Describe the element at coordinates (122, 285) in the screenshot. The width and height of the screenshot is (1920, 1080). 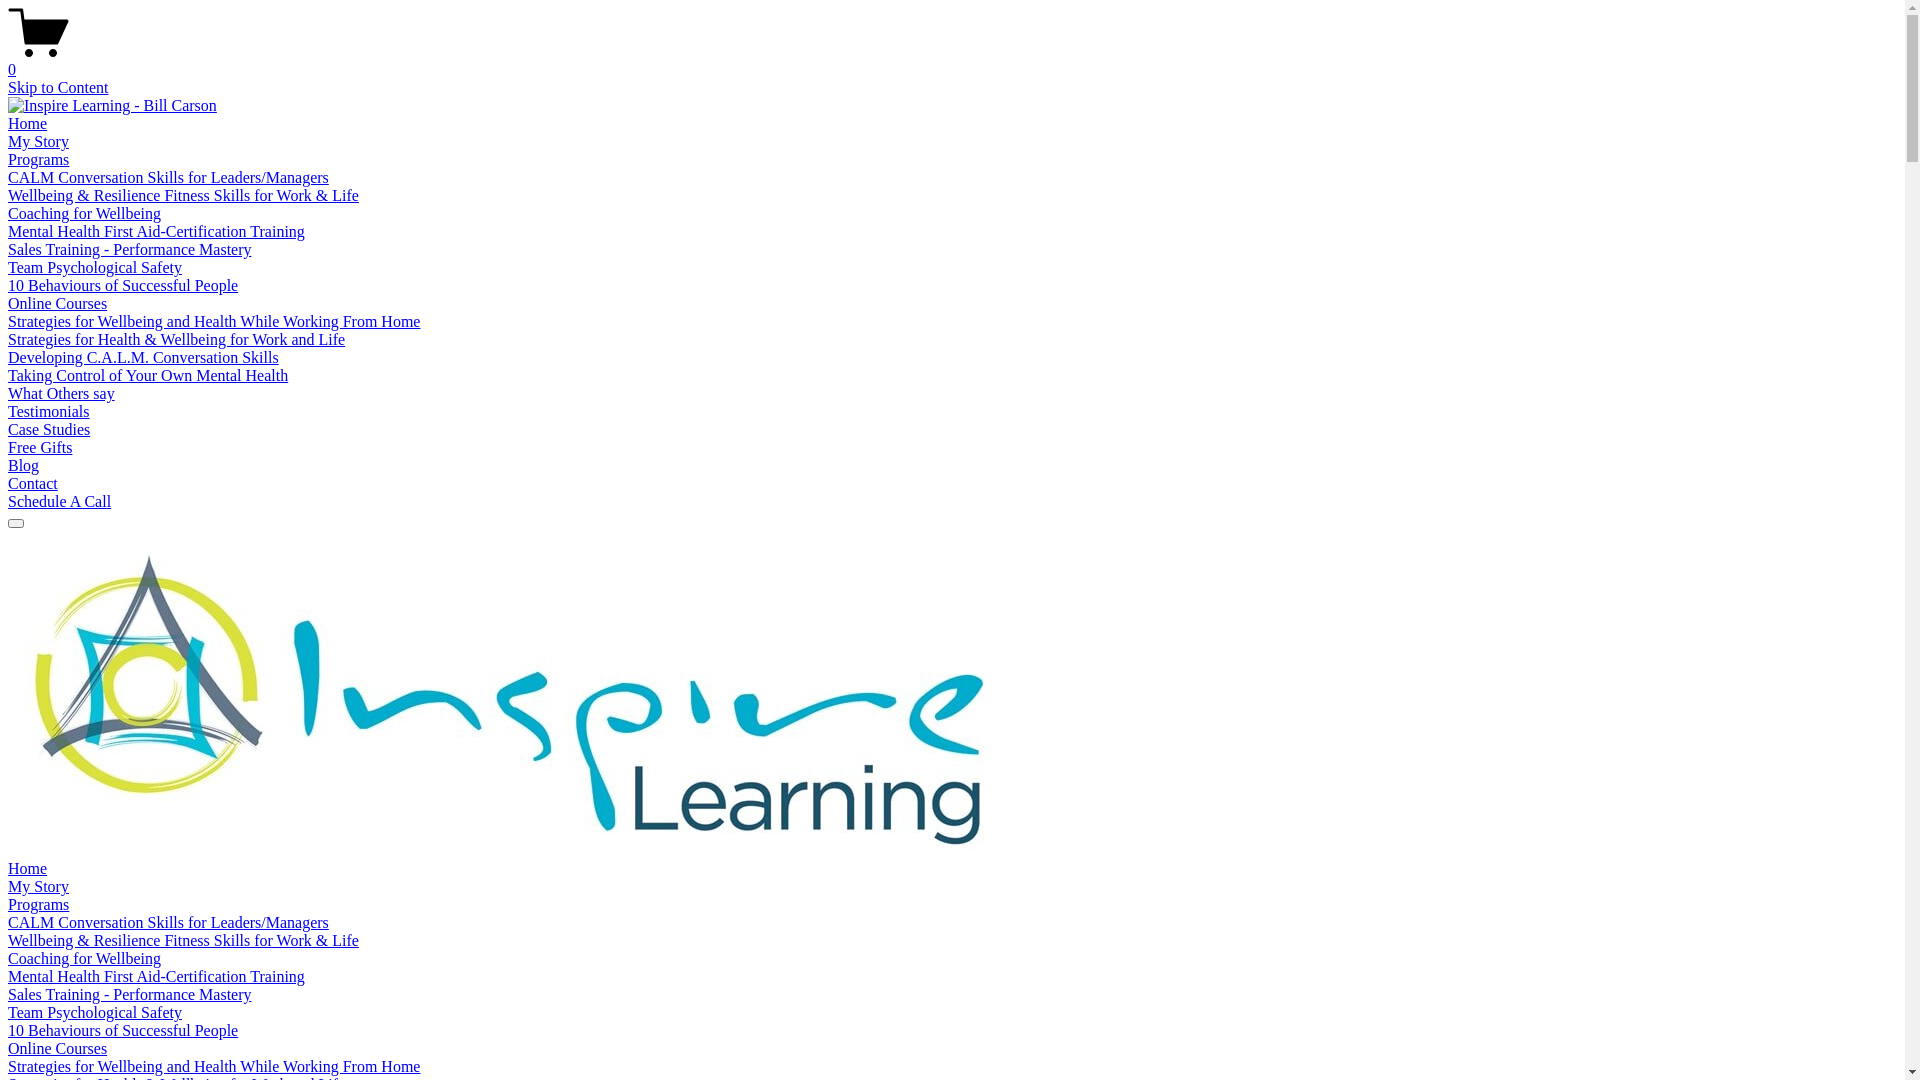
I see `'10 Behaviours of Successful People'` at that location.